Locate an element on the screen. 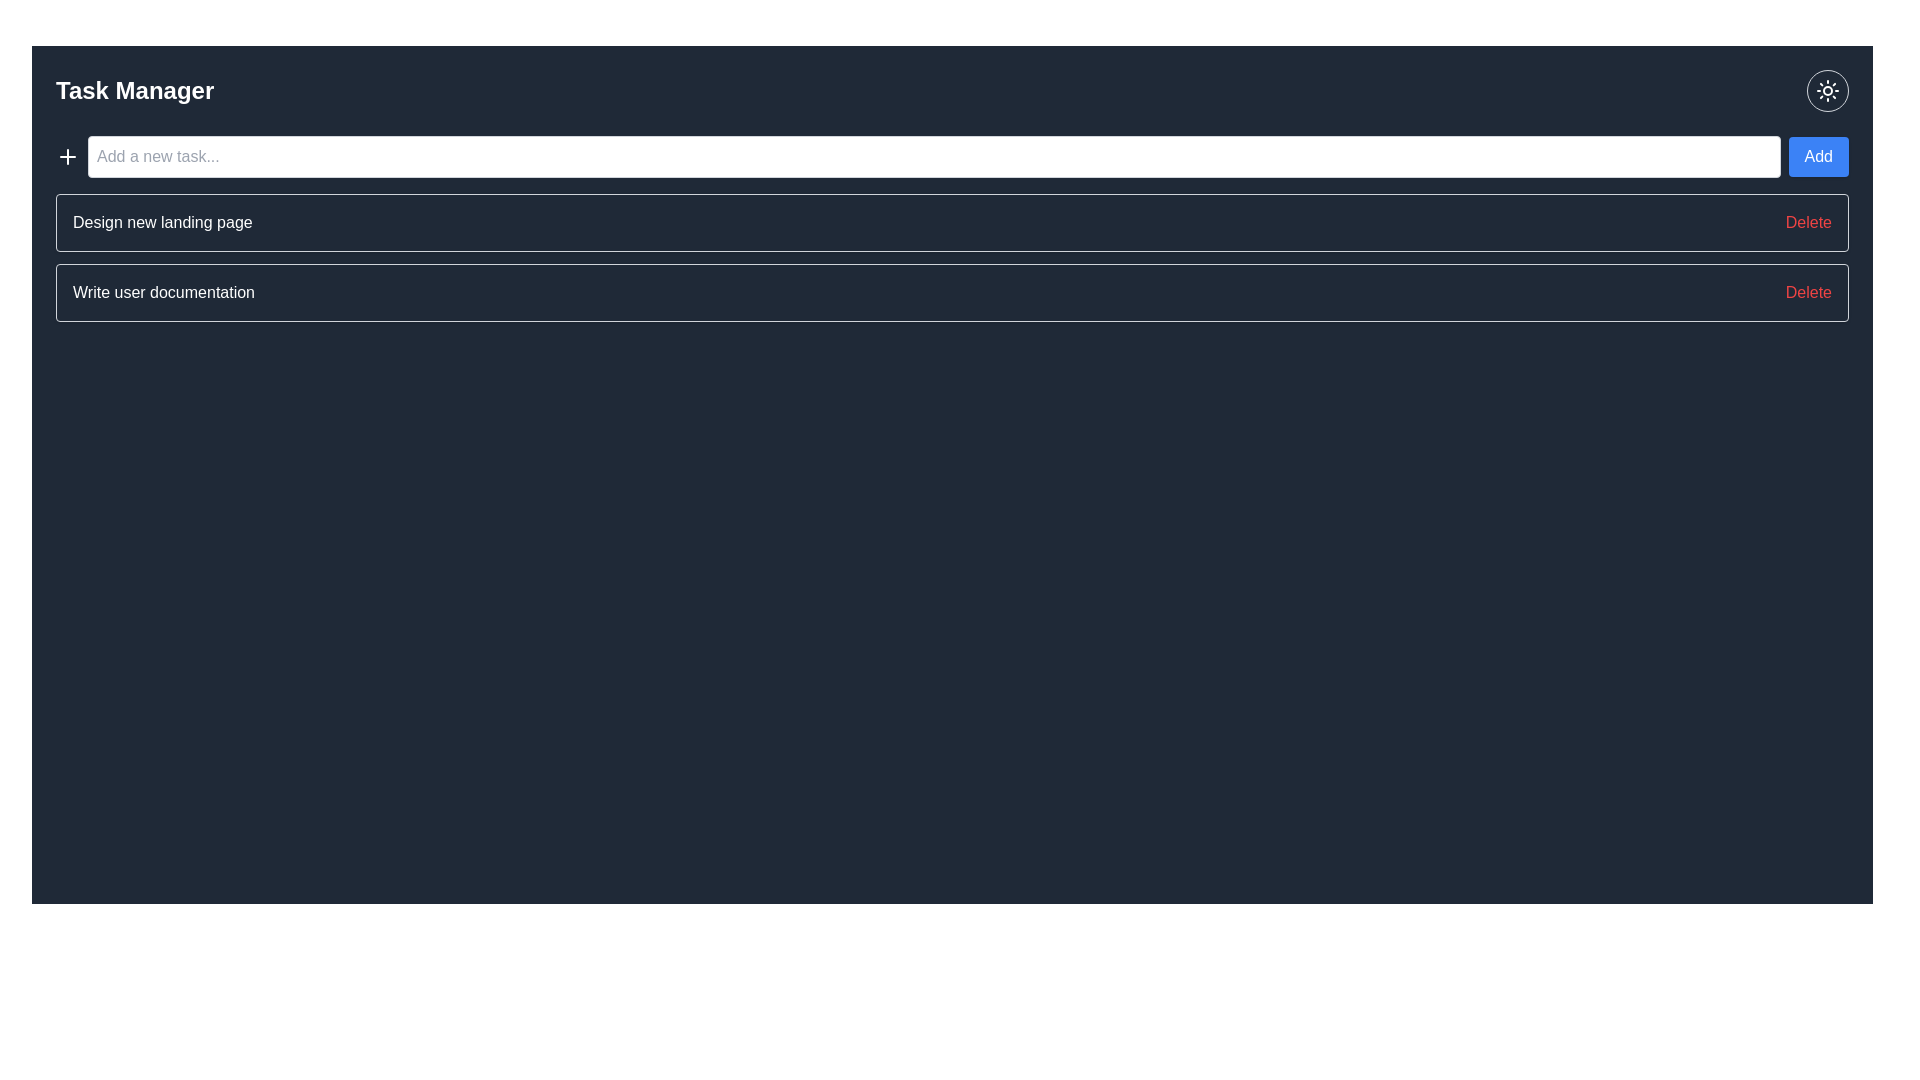  the input field or button in the horizontal layout of the task manager to receive visual feedback is located at coordinates (951, 156).